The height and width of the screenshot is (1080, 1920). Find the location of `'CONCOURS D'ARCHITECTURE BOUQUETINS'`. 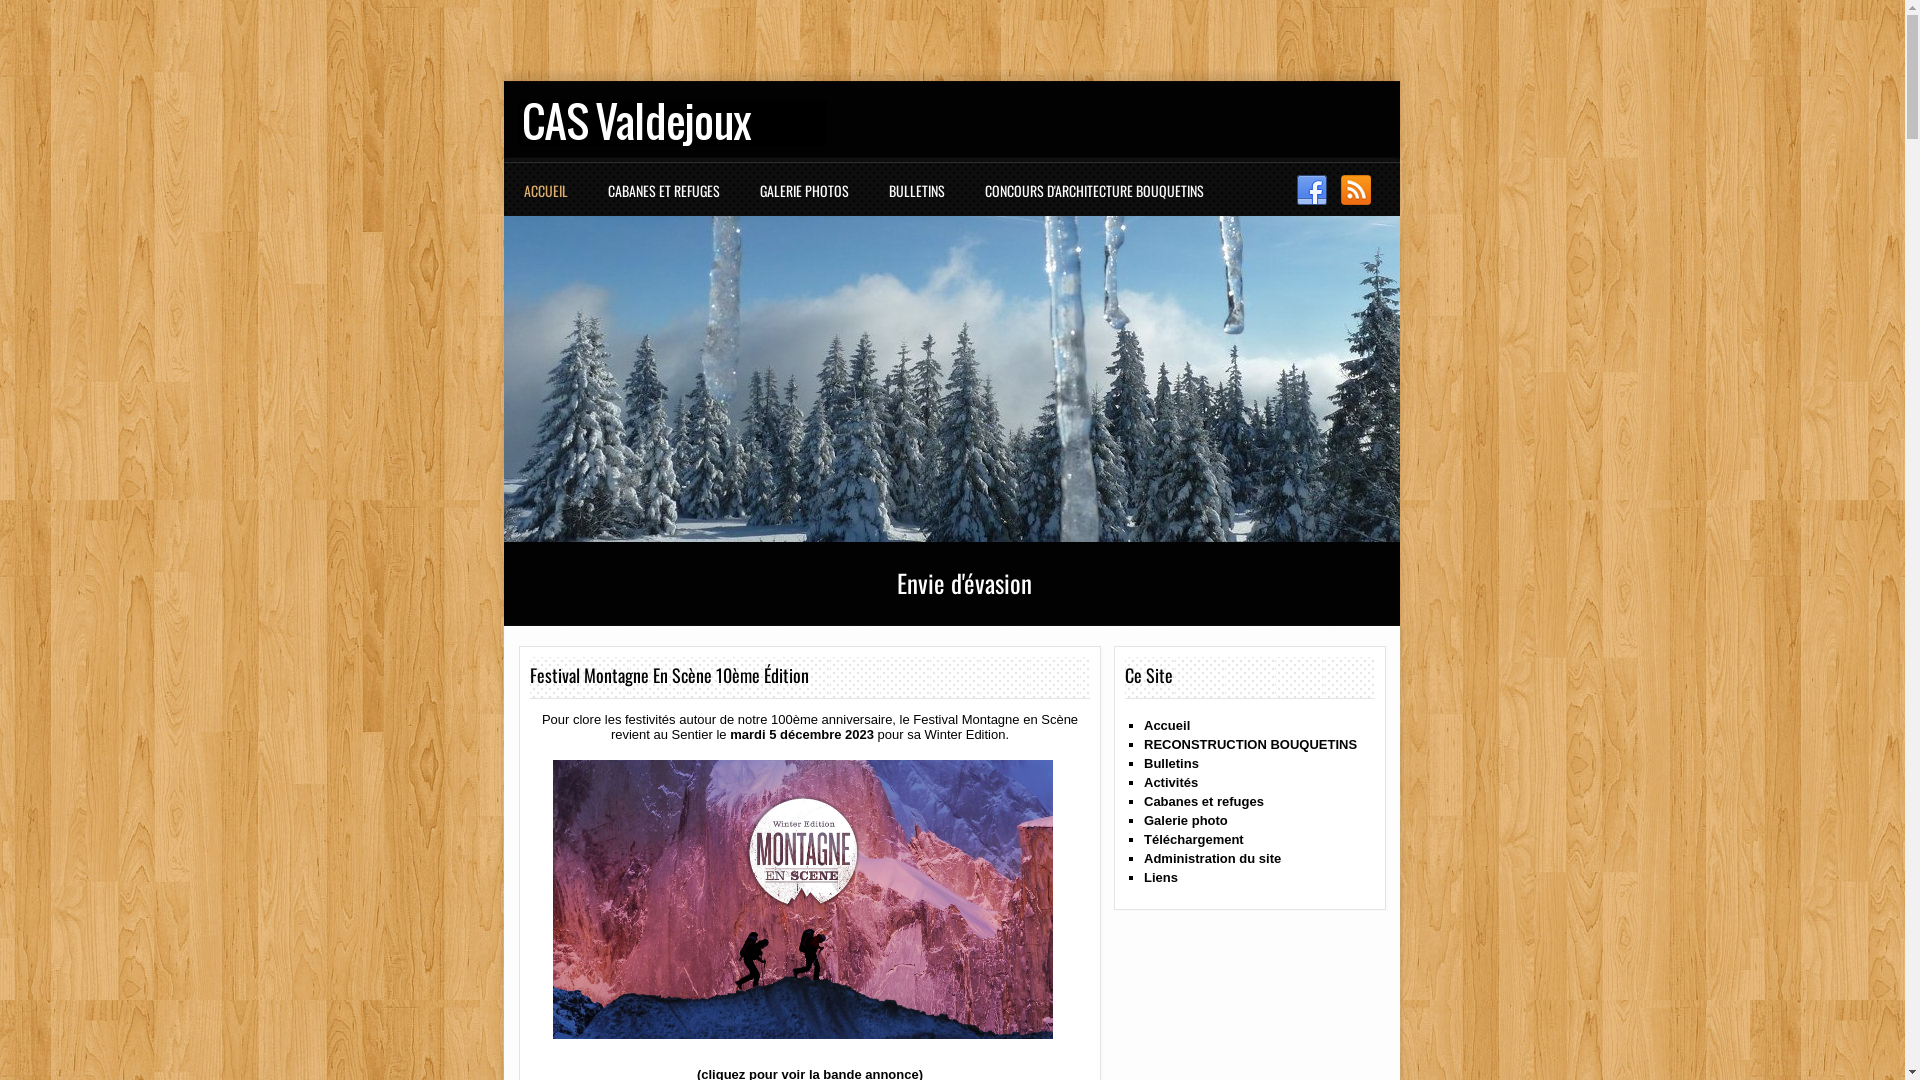

'CONCOURS D'ARCHITECTURE BOUQUETINS' is located at coordinates (1098, 200).